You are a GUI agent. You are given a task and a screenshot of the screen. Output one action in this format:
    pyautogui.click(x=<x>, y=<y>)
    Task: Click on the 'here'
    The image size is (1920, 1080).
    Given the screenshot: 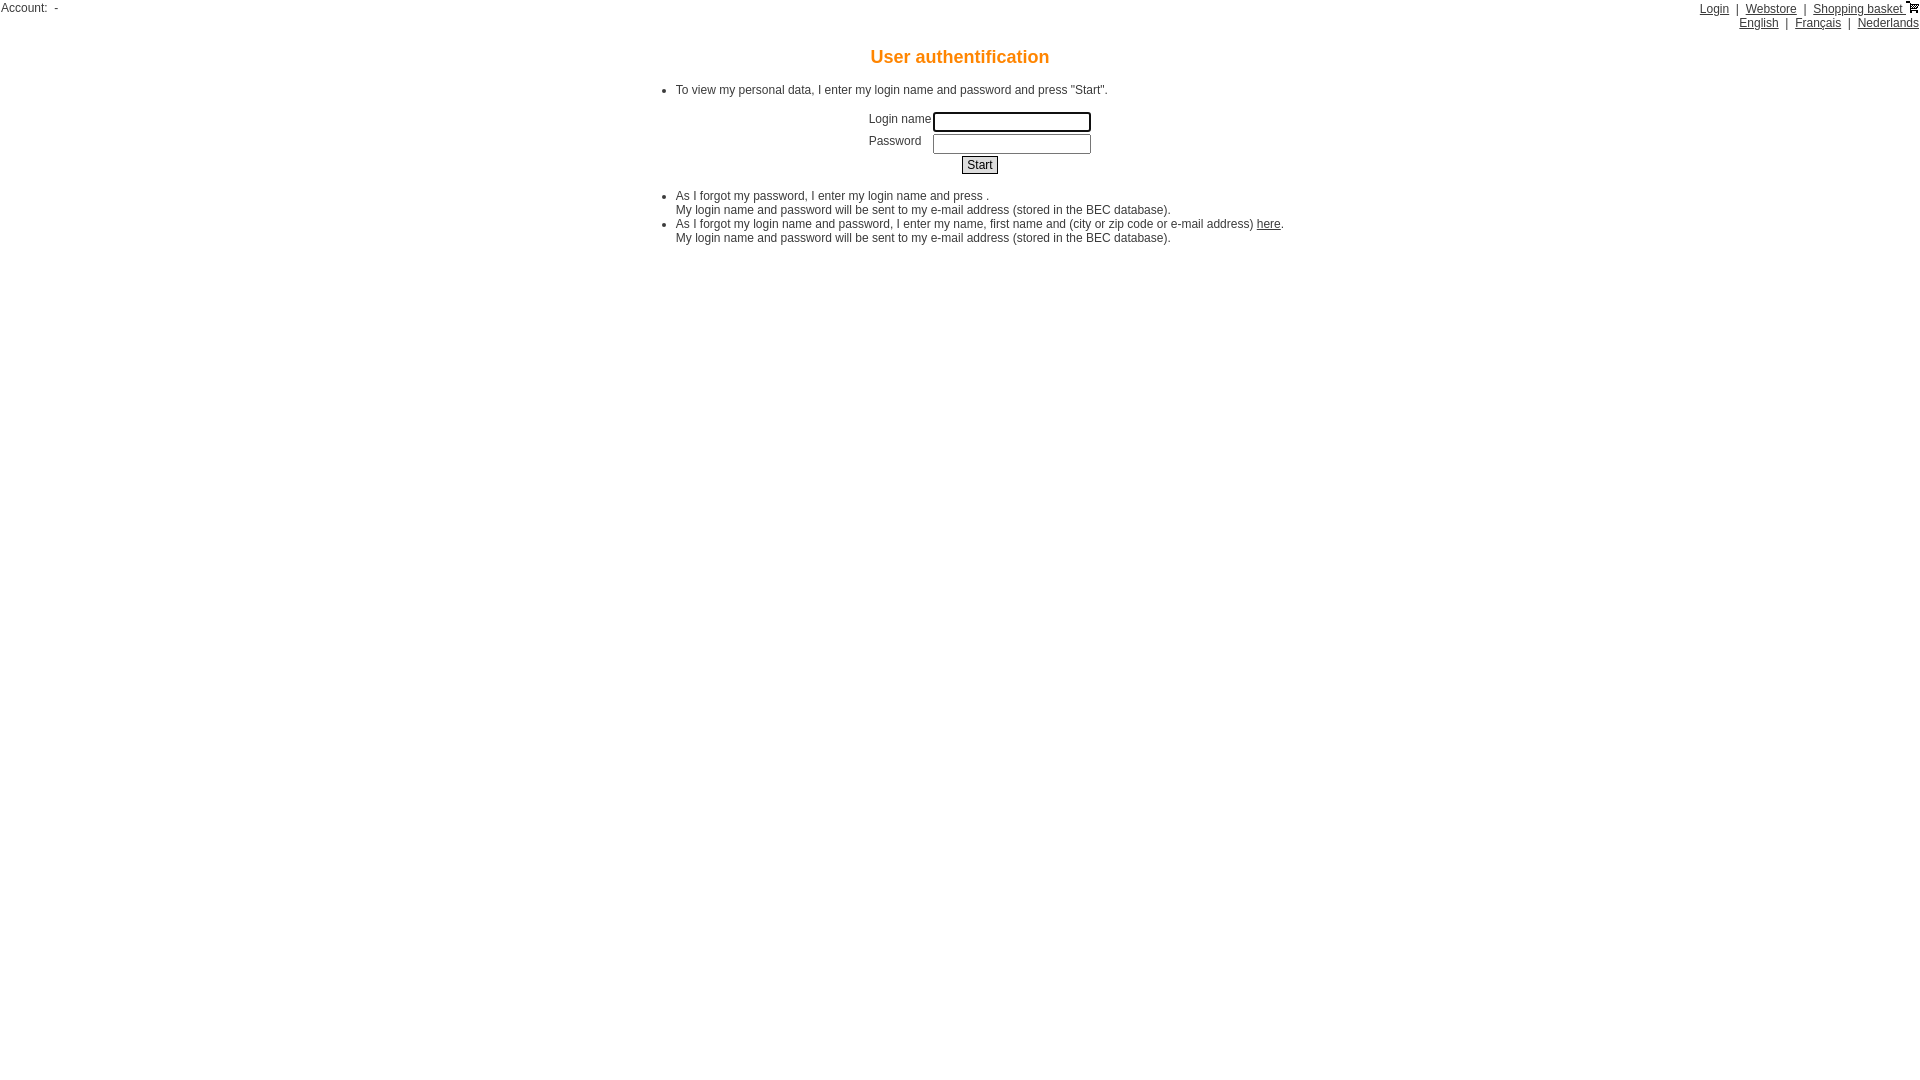 What is the action you would take?
    pyautogui.click(x=1256, y=223)
    